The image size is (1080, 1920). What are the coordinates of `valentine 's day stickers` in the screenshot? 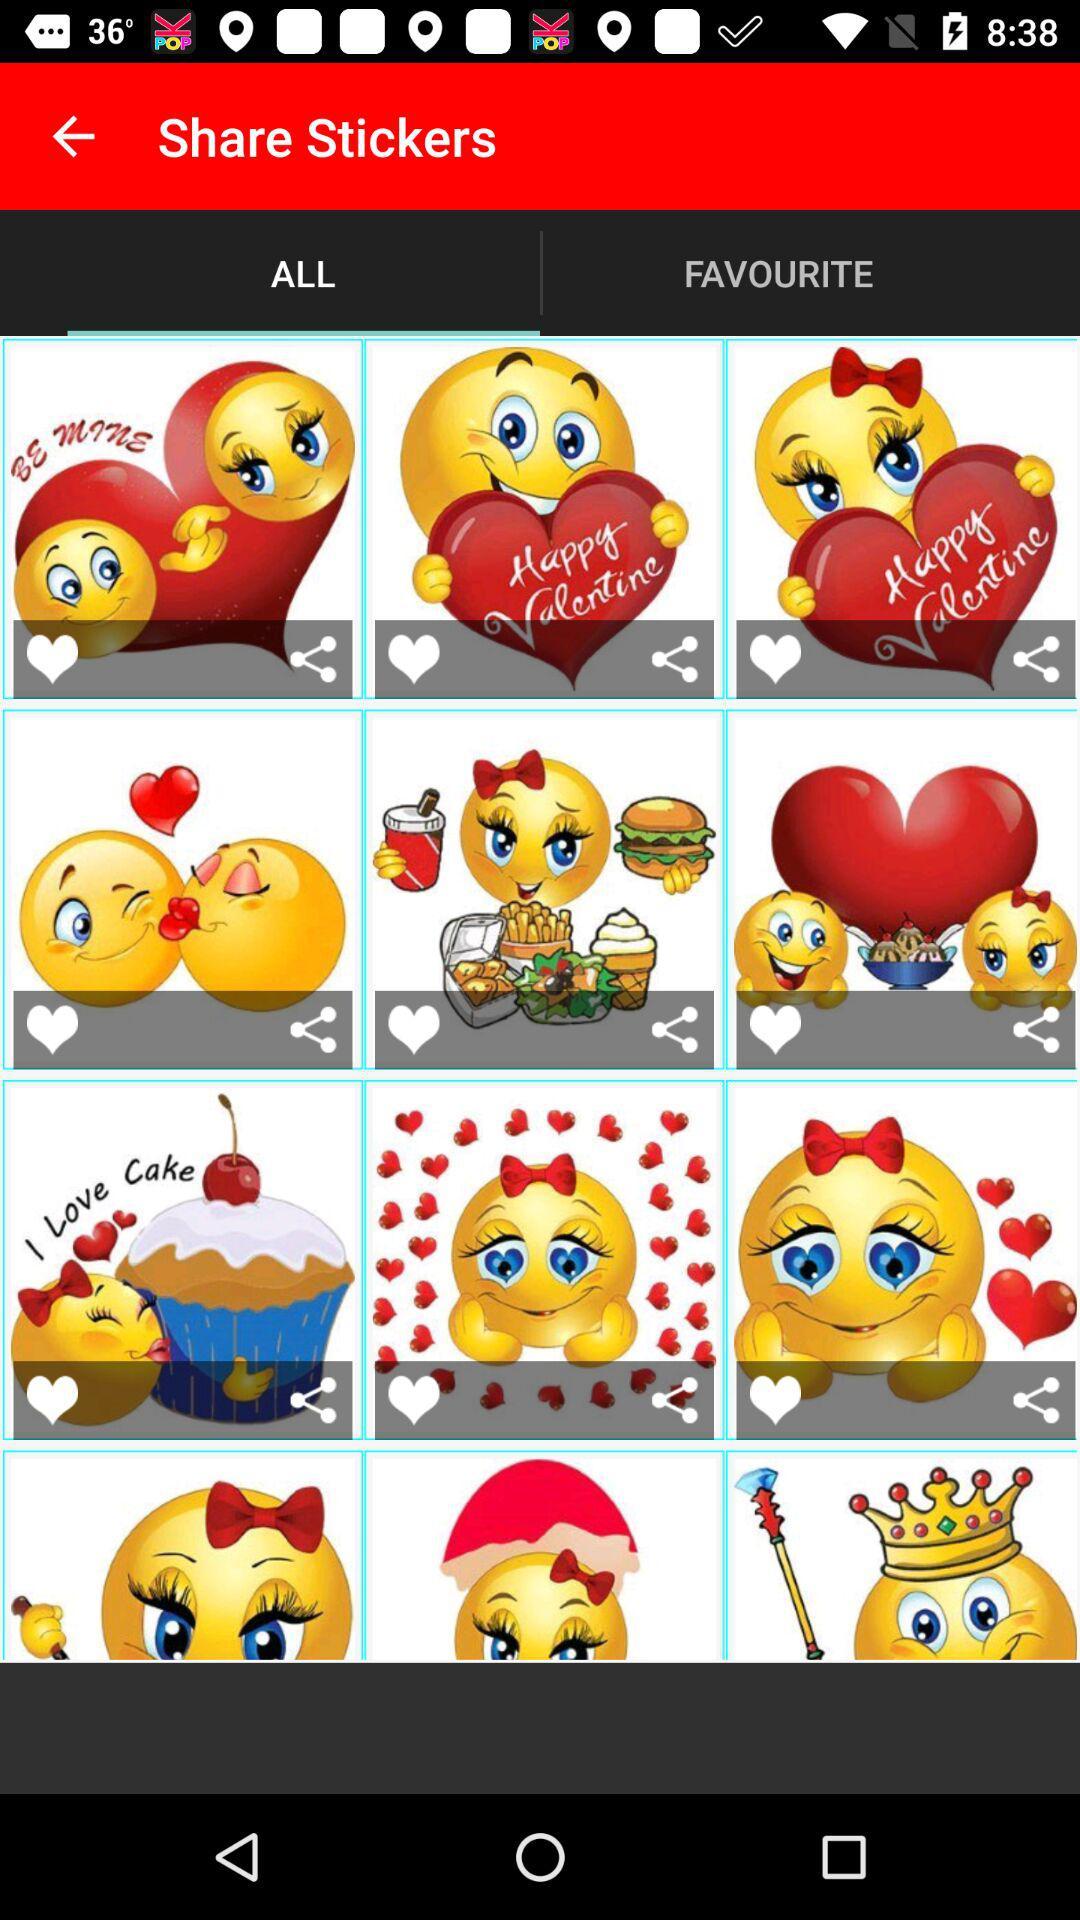 It's located at (412, 1399).